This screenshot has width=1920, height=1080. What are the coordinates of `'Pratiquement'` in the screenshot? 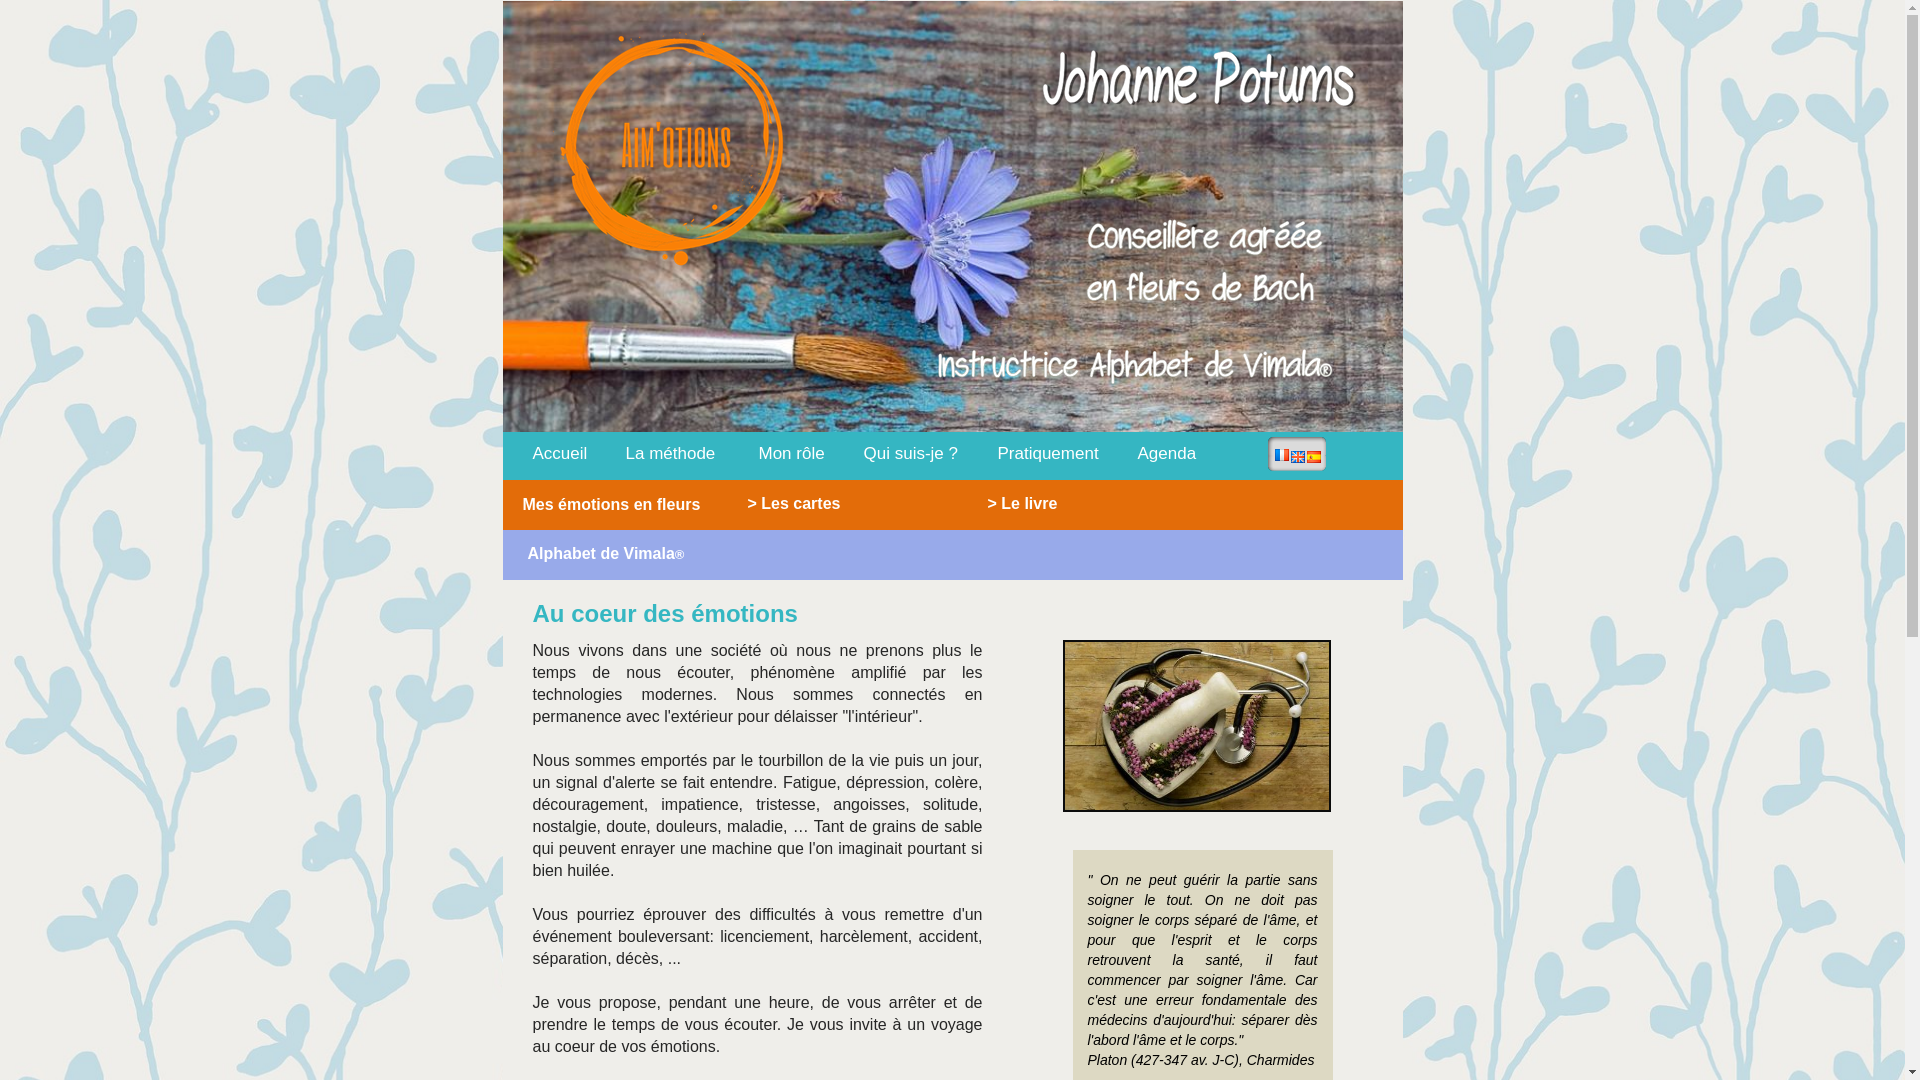 It's located at (1047, 452).